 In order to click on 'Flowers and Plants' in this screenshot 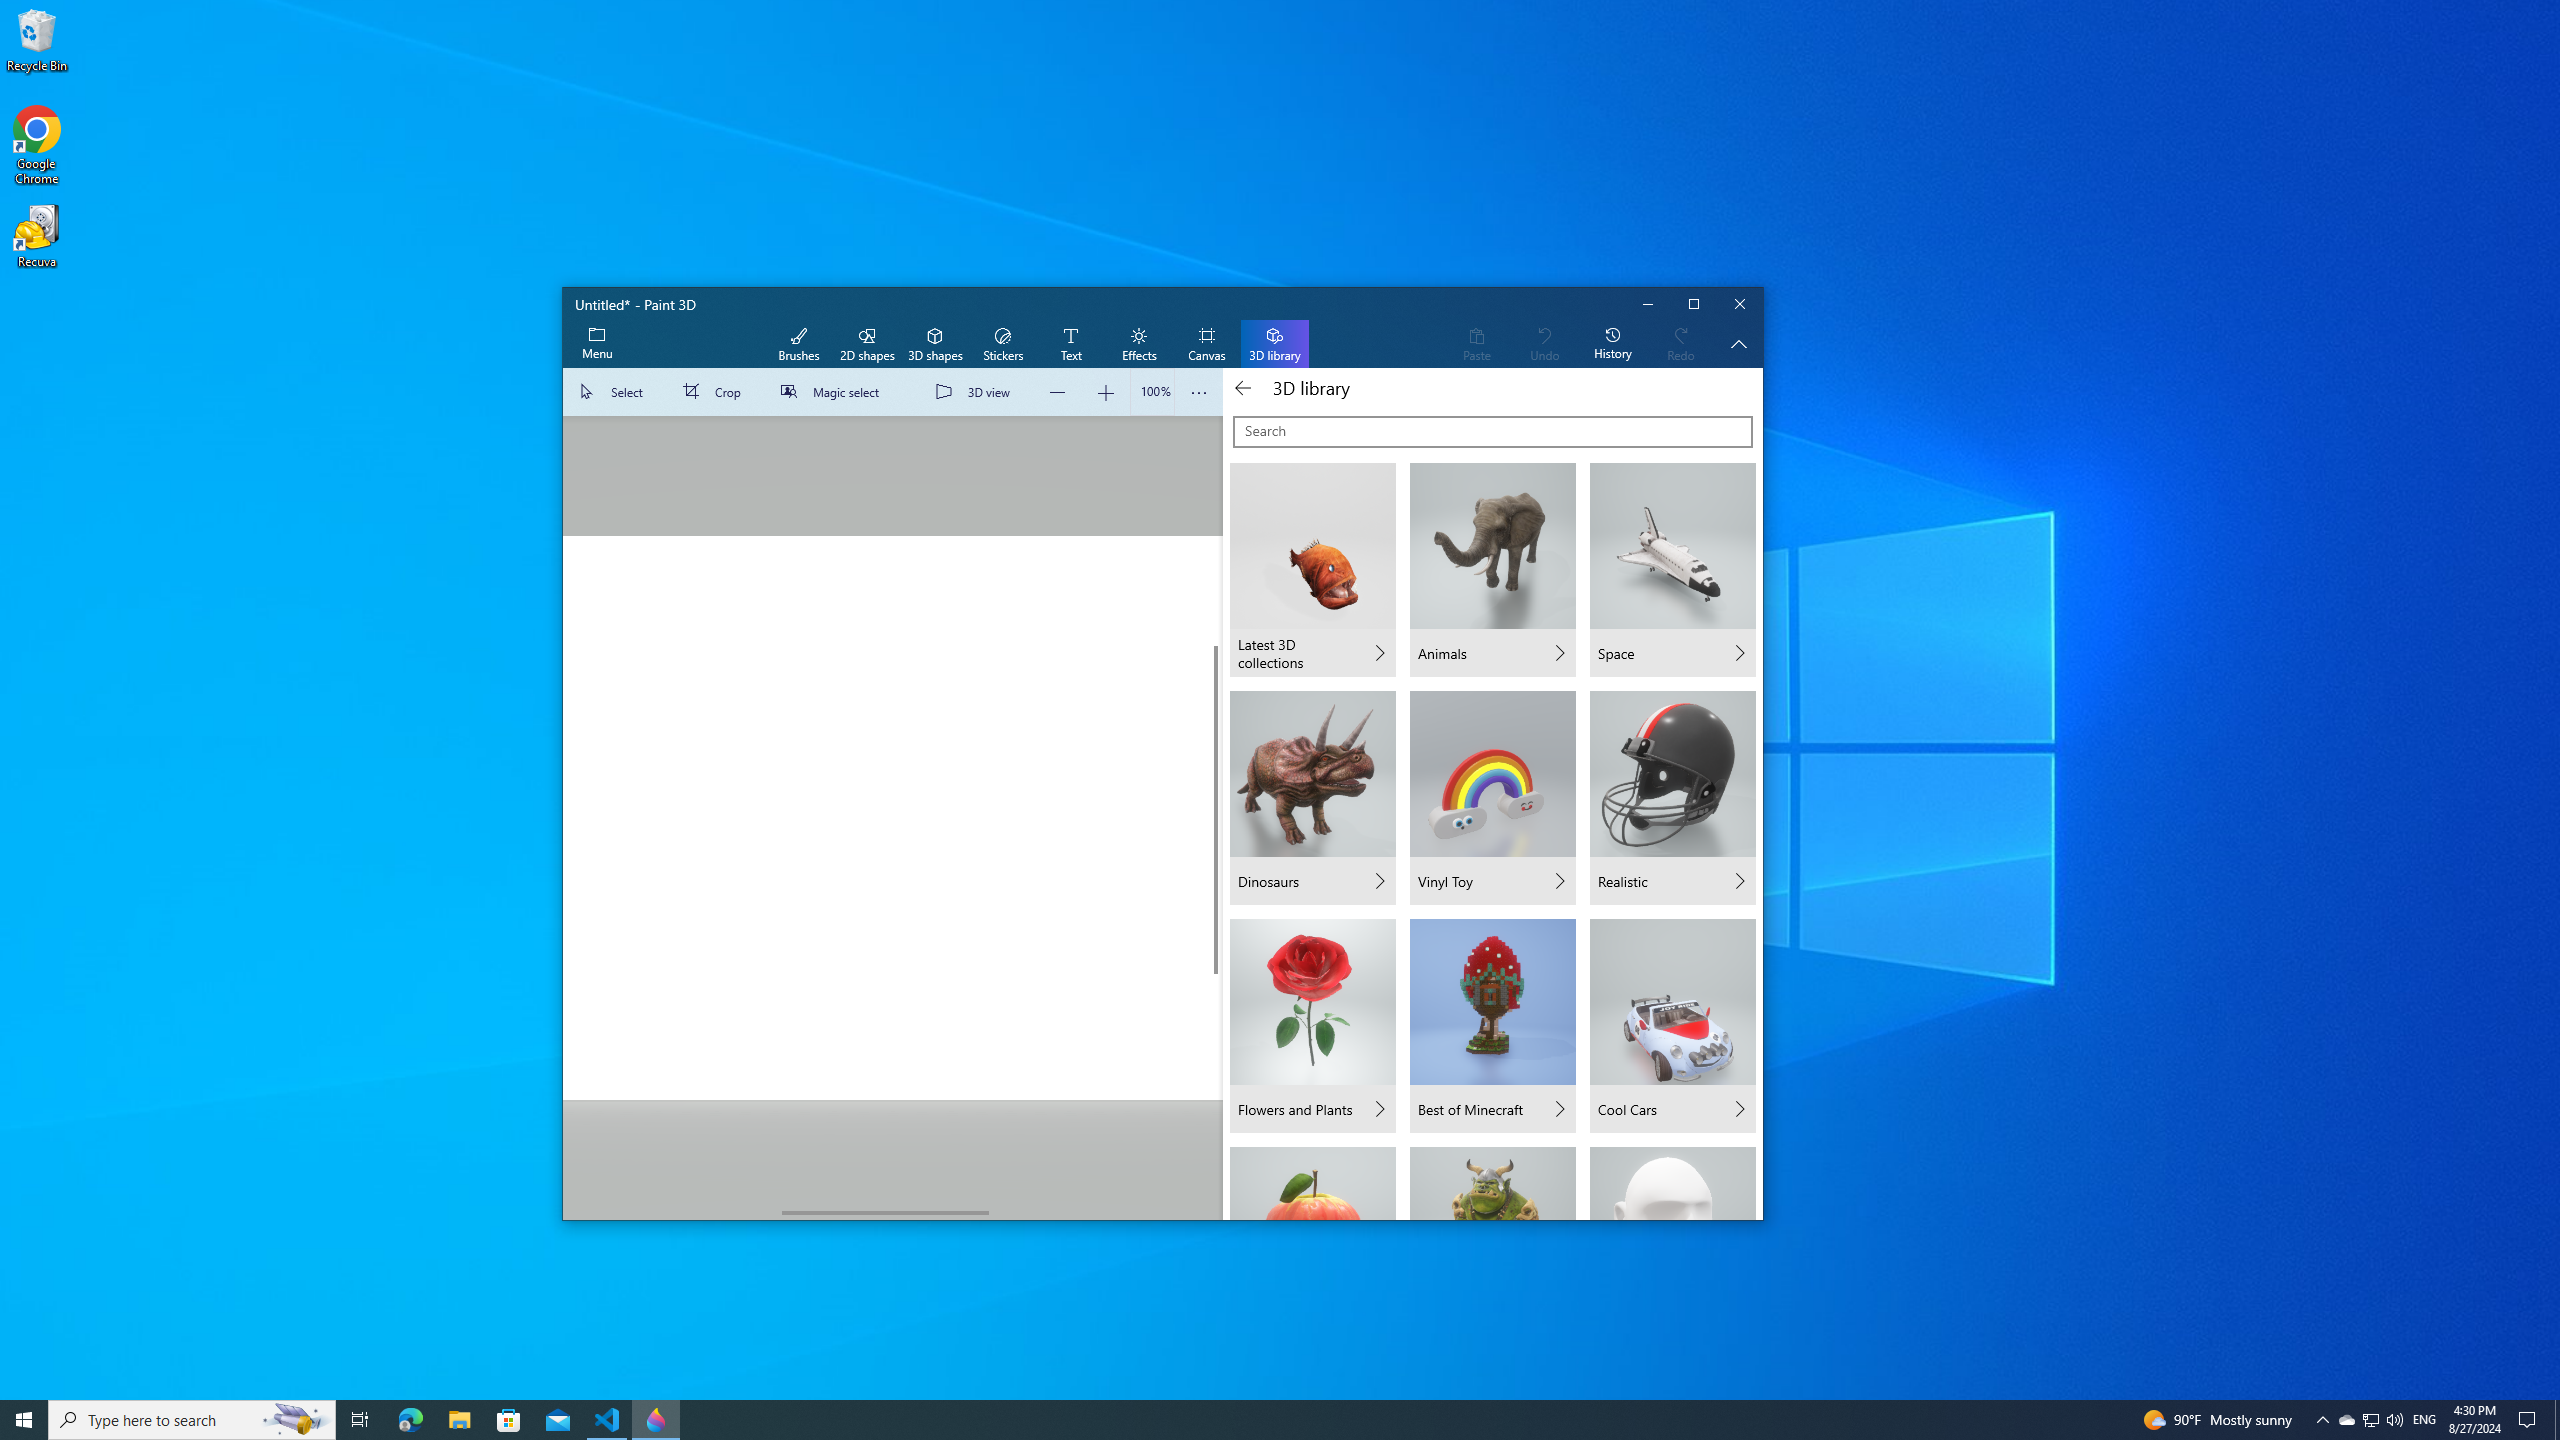, I will do `click(1312, 1026)`.